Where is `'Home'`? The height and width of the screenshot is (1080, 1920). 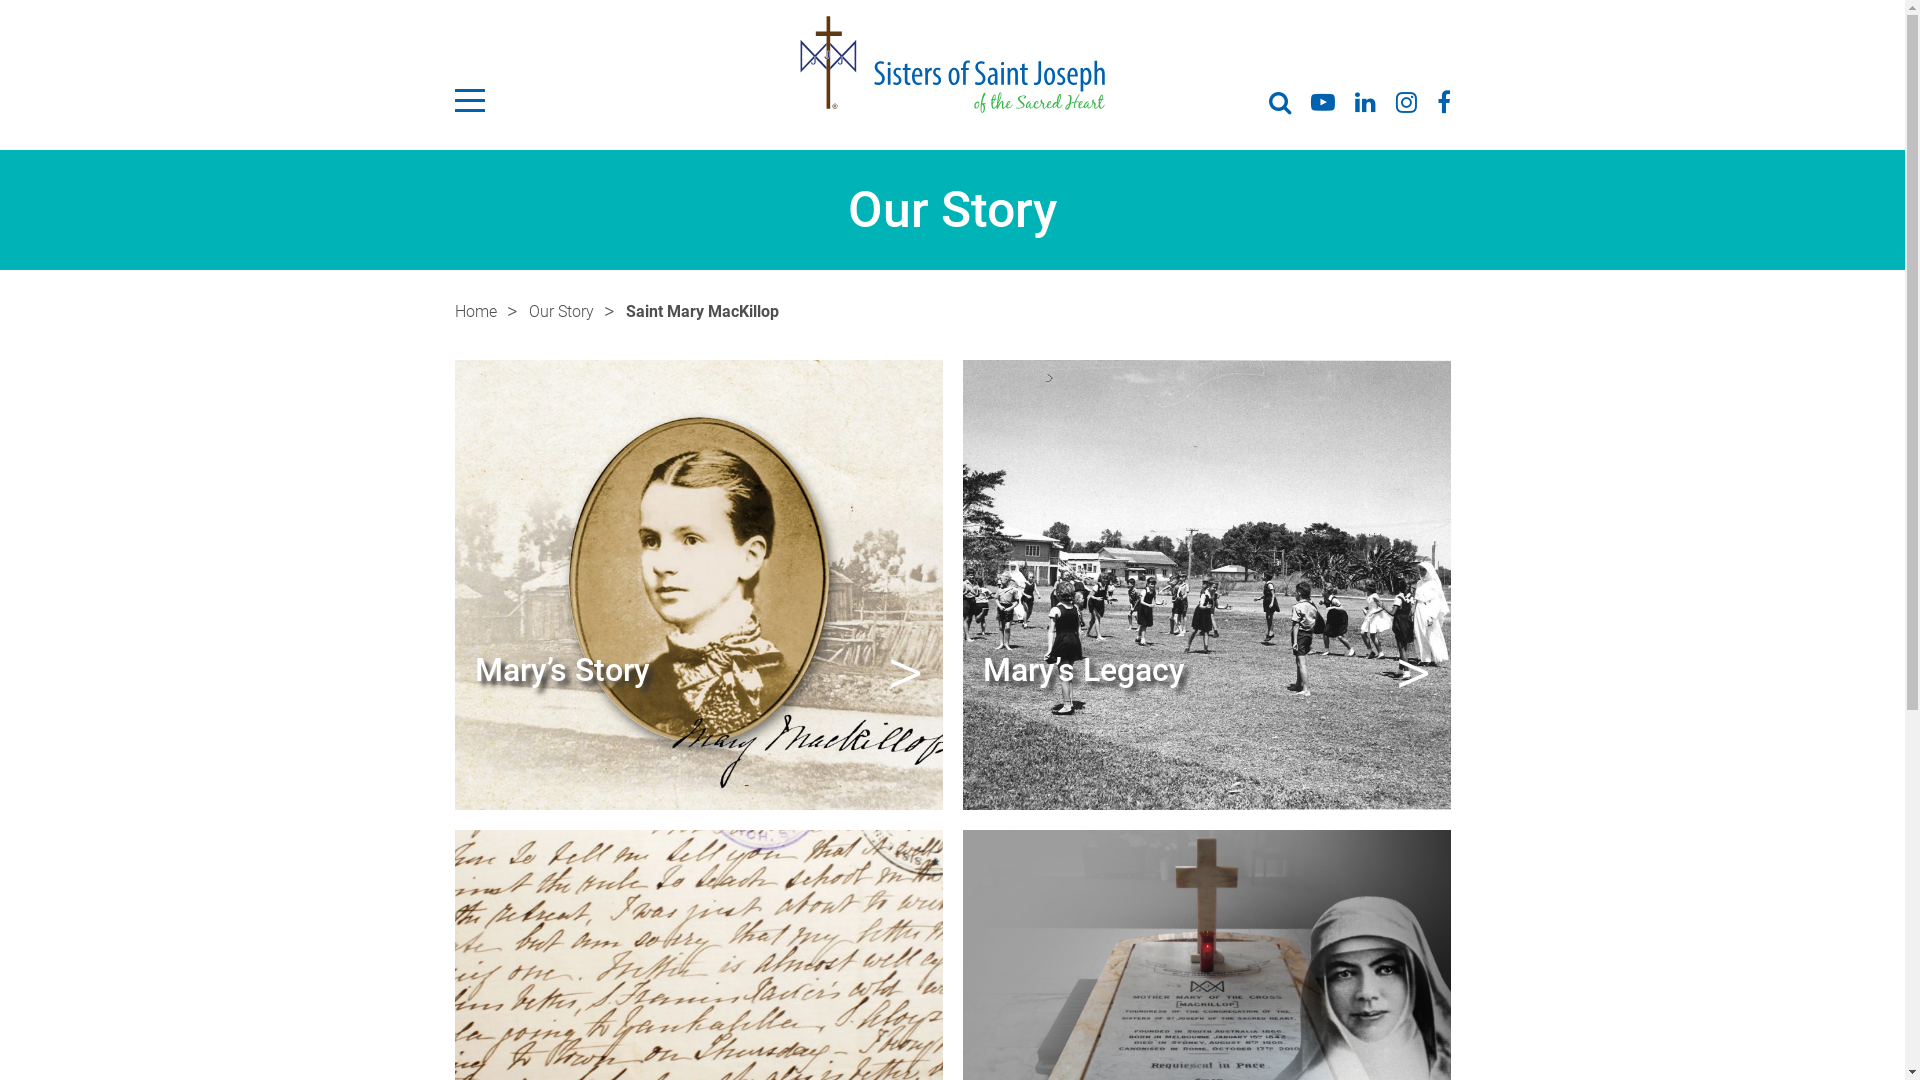 'Home' is located at coordinates (453, 312).